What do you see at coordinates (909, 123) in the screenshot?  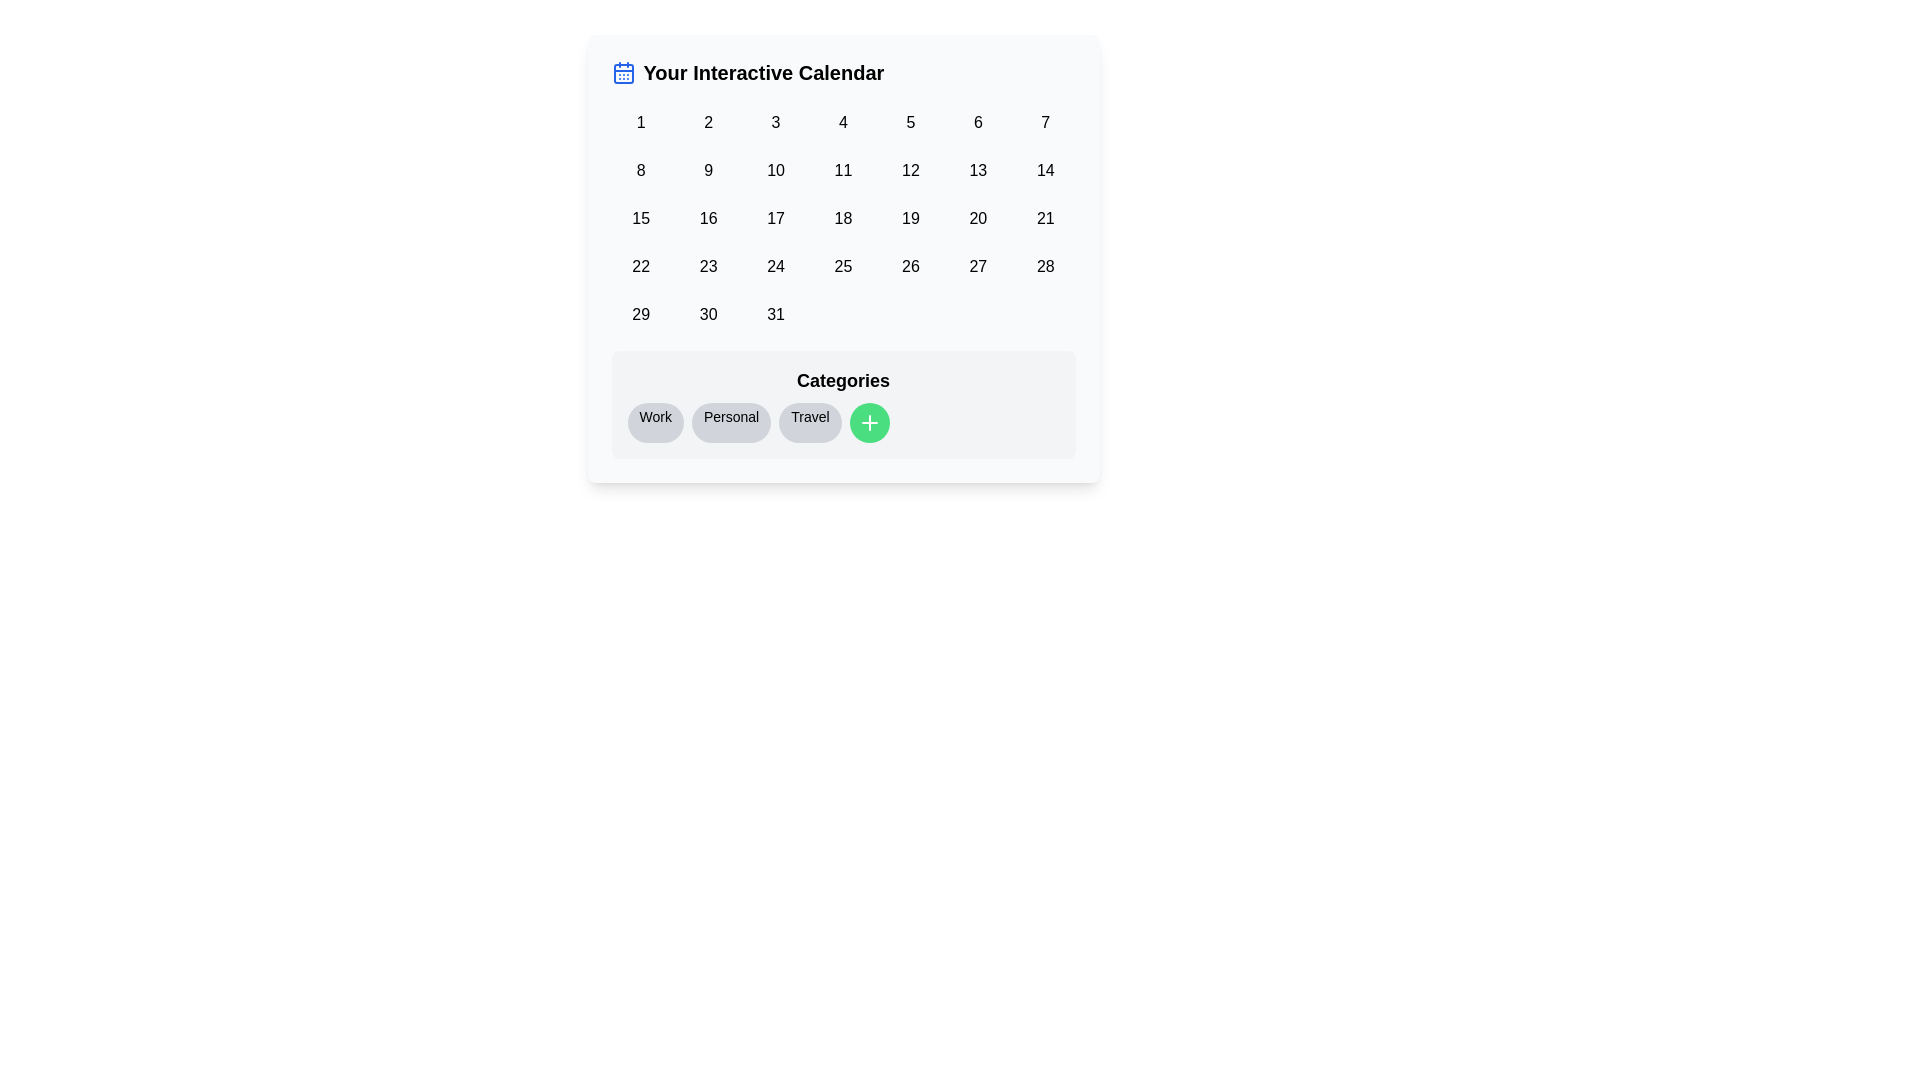 I see `the rounded button labeled '5' in the grid layout to observe its hover state effects` at bounding box center [909, 123].